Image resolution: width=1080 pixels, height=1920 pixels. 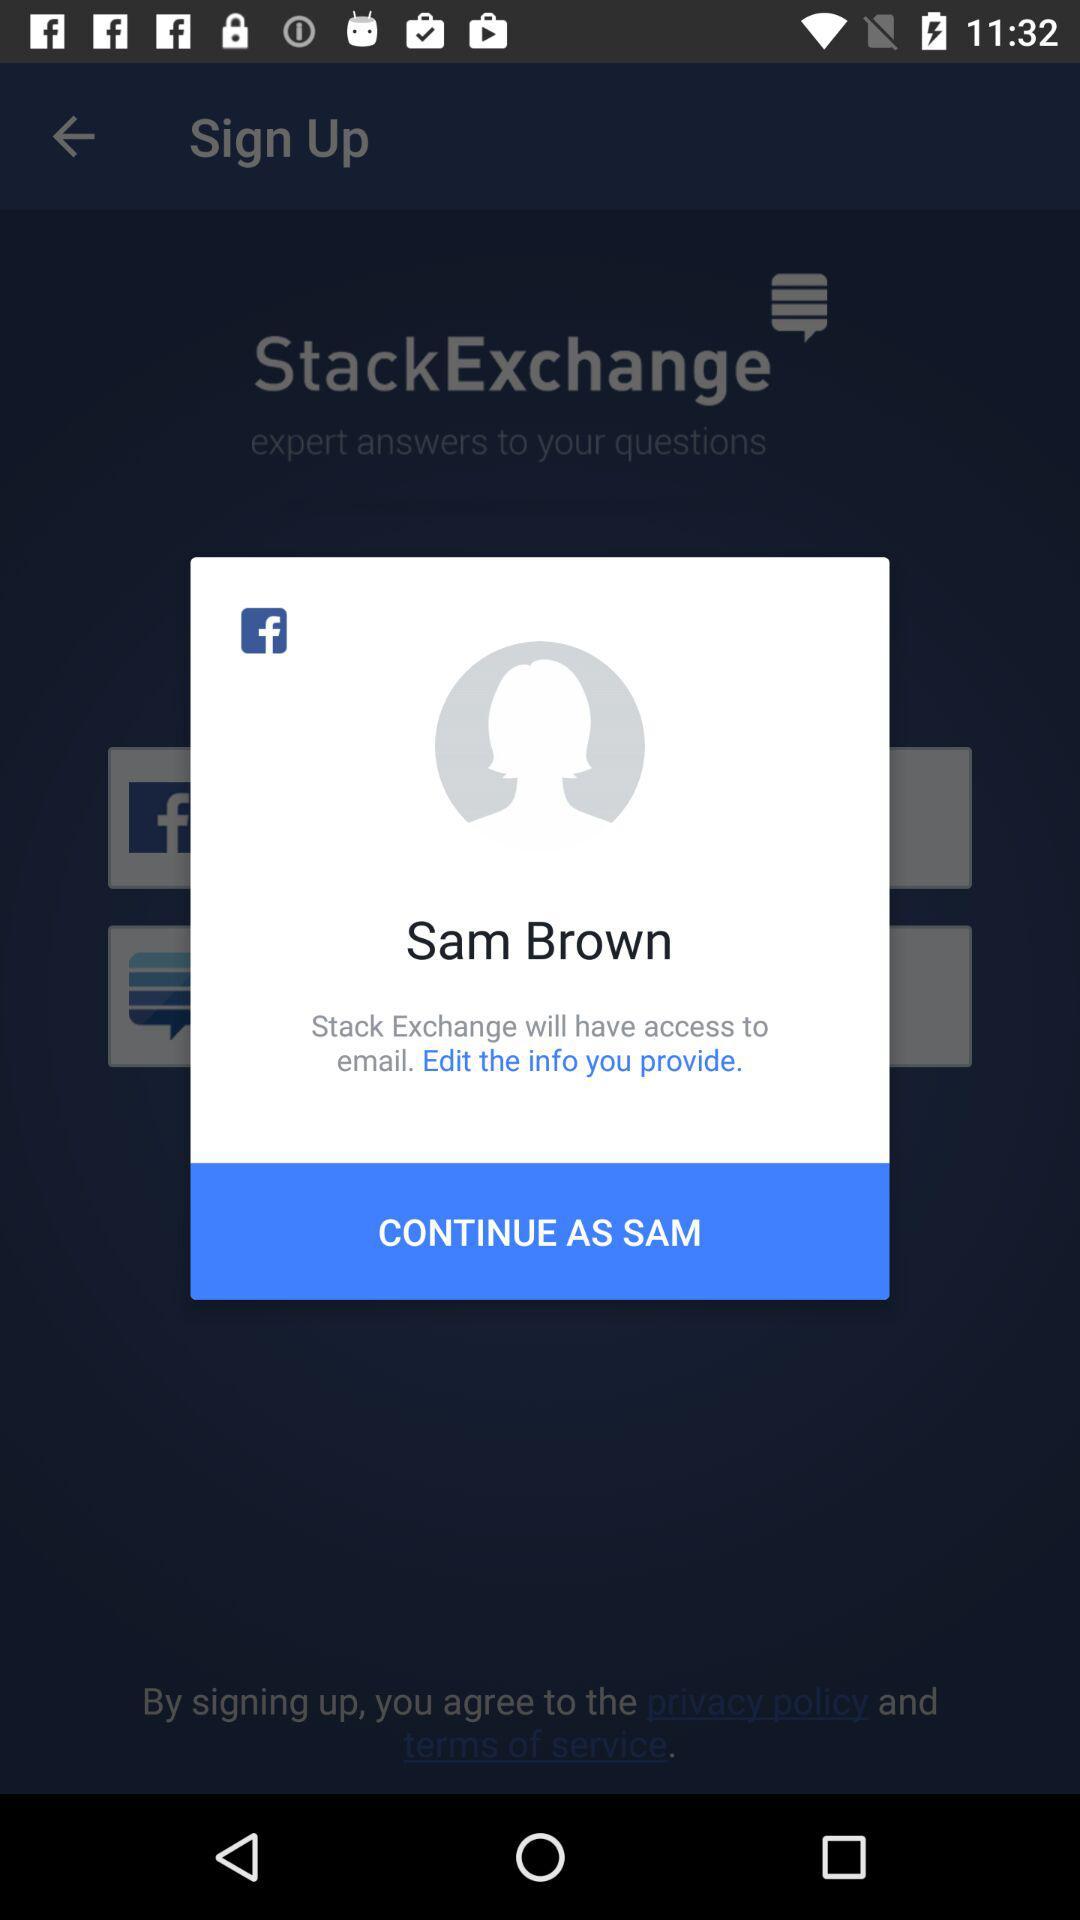 I want to click on stack exchange will icon, so click(x=540, y=1041).